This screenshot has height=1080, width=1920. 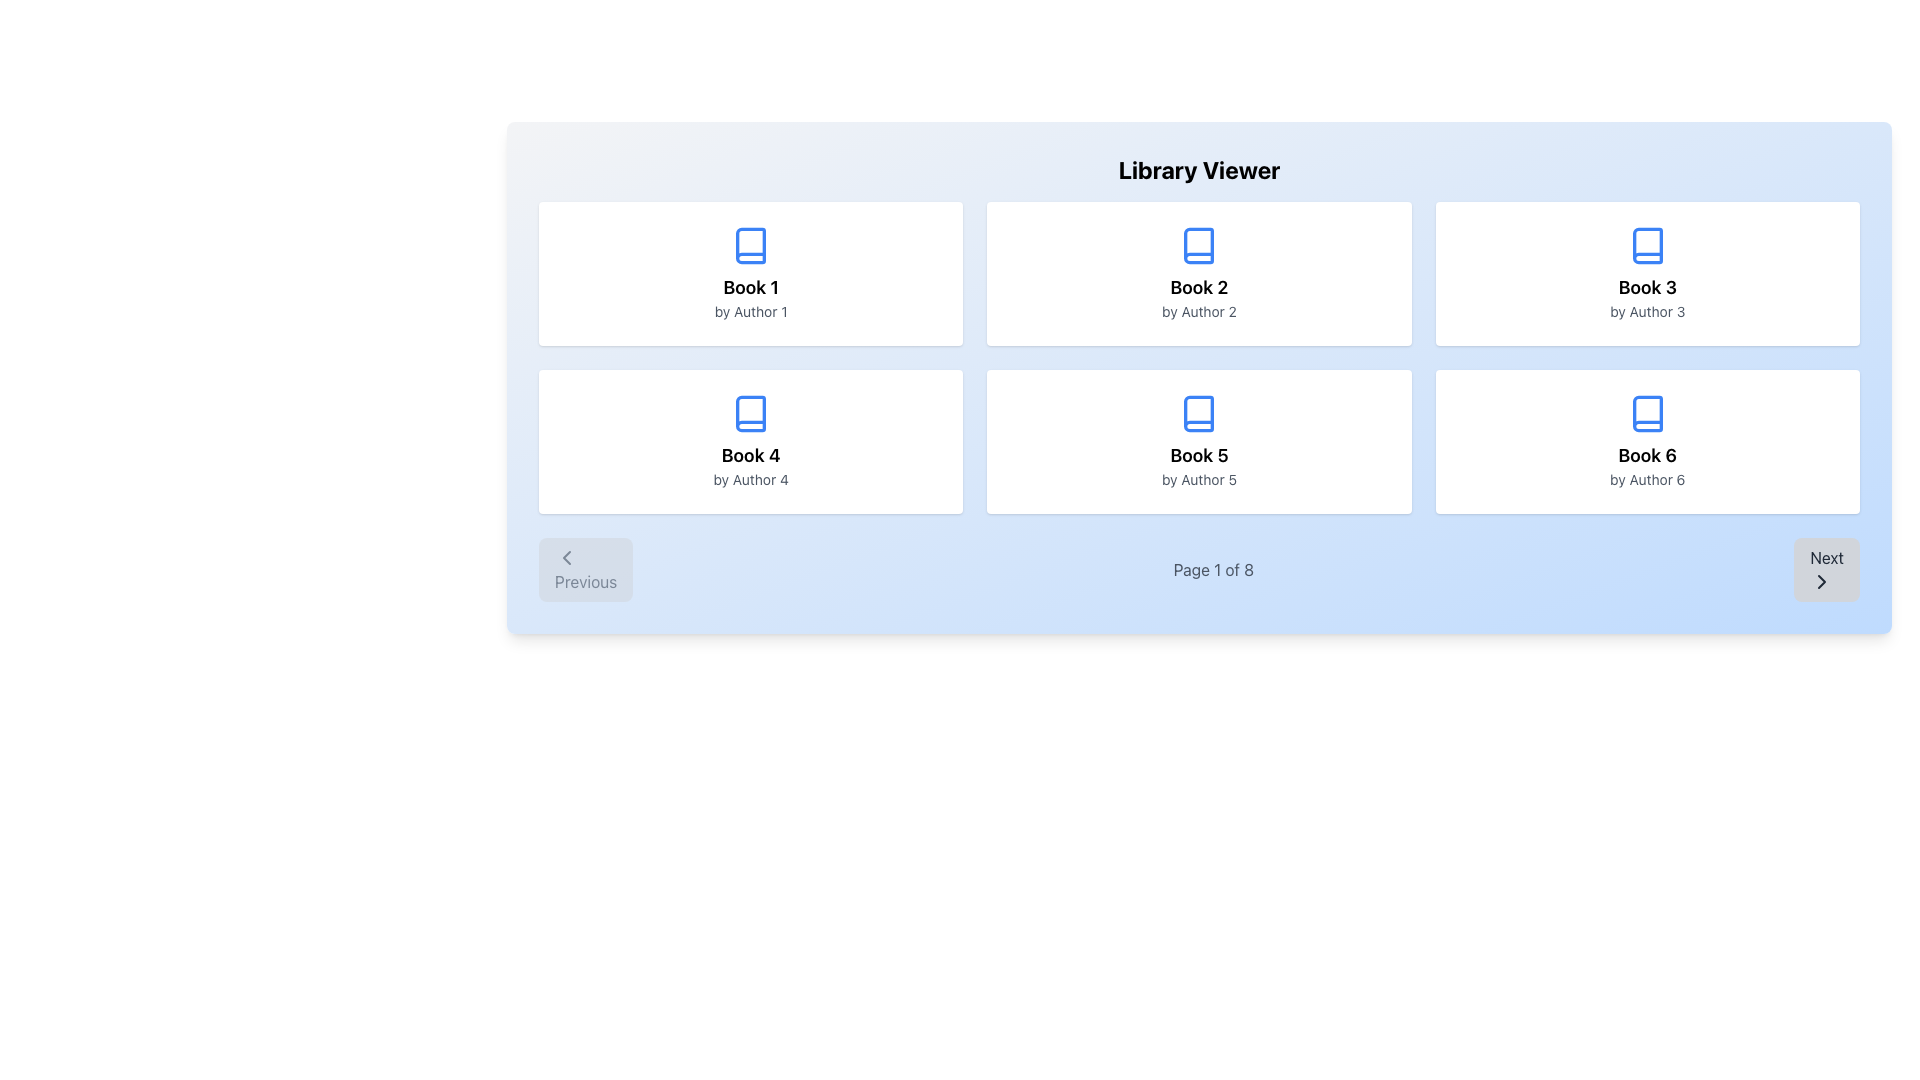 What do you see at coordinates (750, 455) in the screenshot?
I see `the static text displaying 'Book 4', which is located in the second row and first column of the book grid within its card` at bounding box center [750, 455].